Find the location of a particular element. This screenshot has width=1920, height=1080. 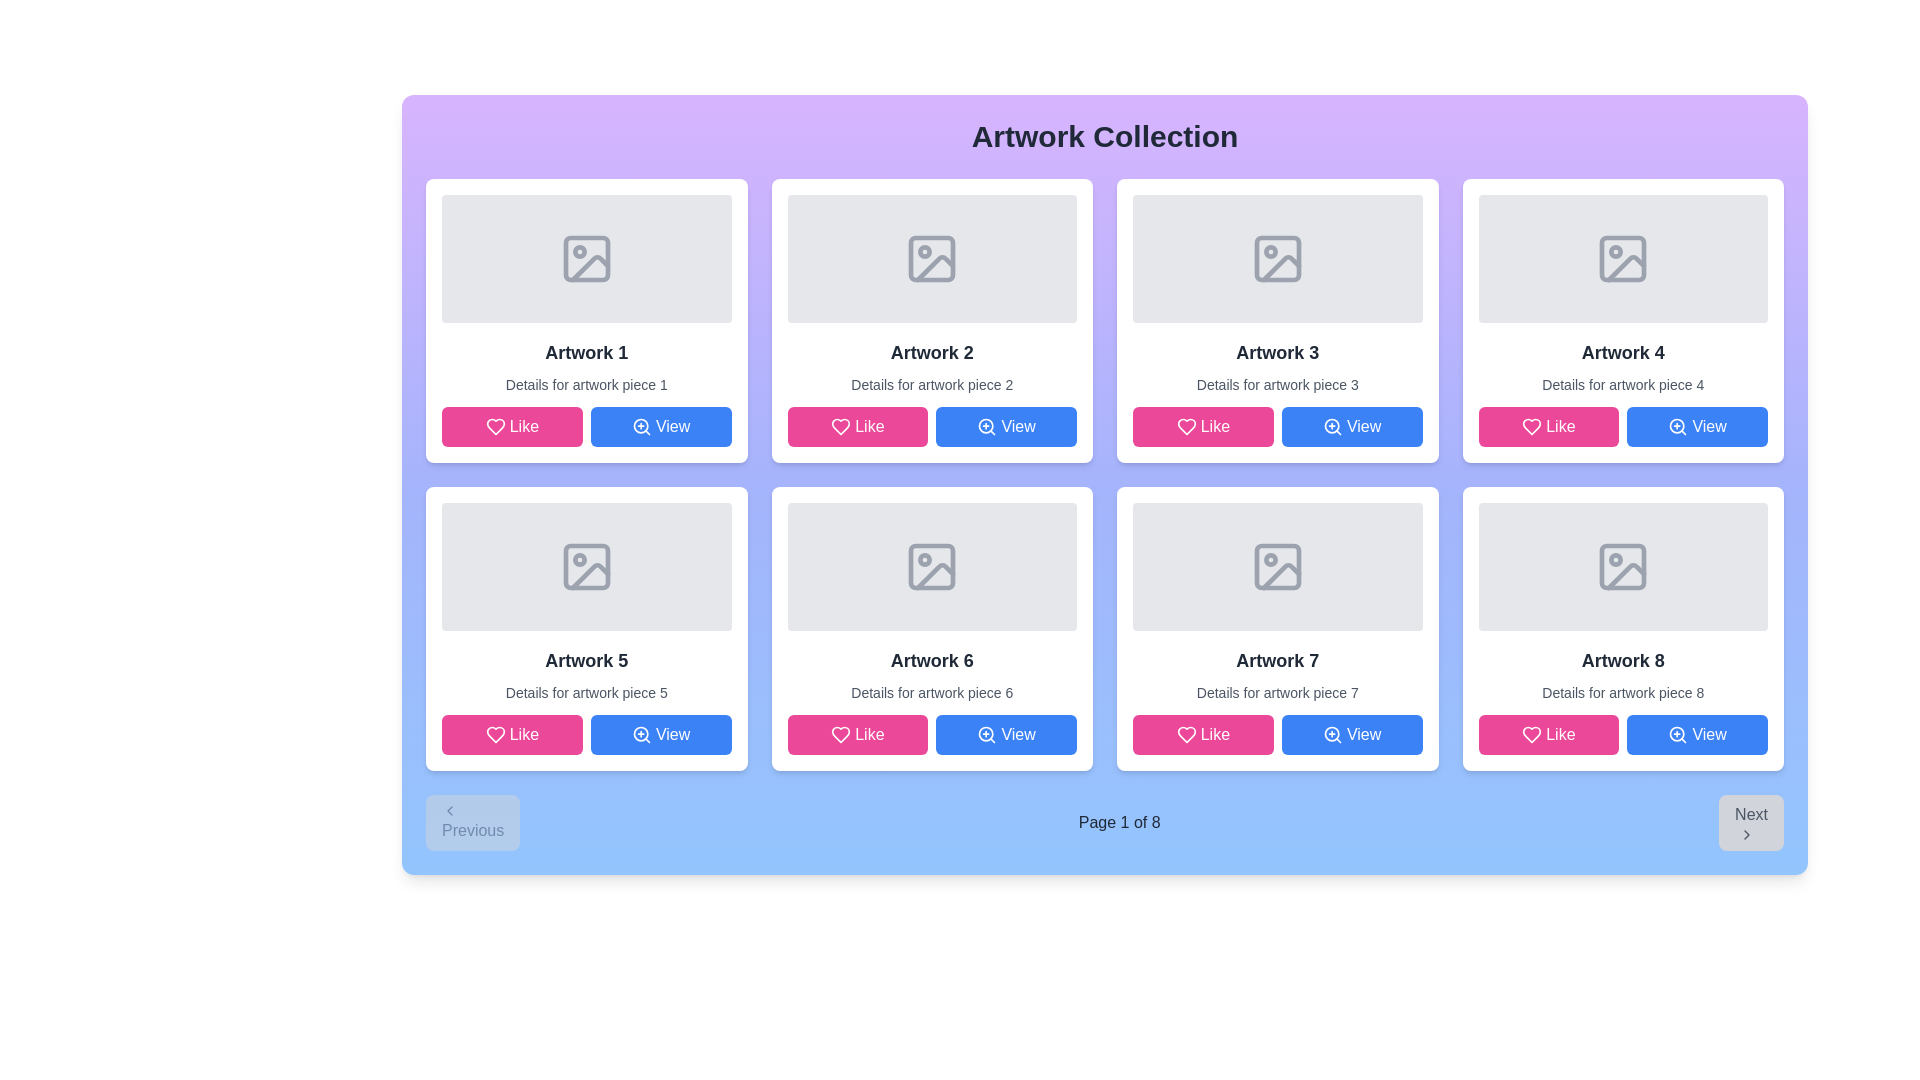

the like button located in the fifth card from the left in the second row of the grid layout, which is positioned below the description of 'Artwork 5' and next to the blue 'View' button is located at coordinates (512, 735).